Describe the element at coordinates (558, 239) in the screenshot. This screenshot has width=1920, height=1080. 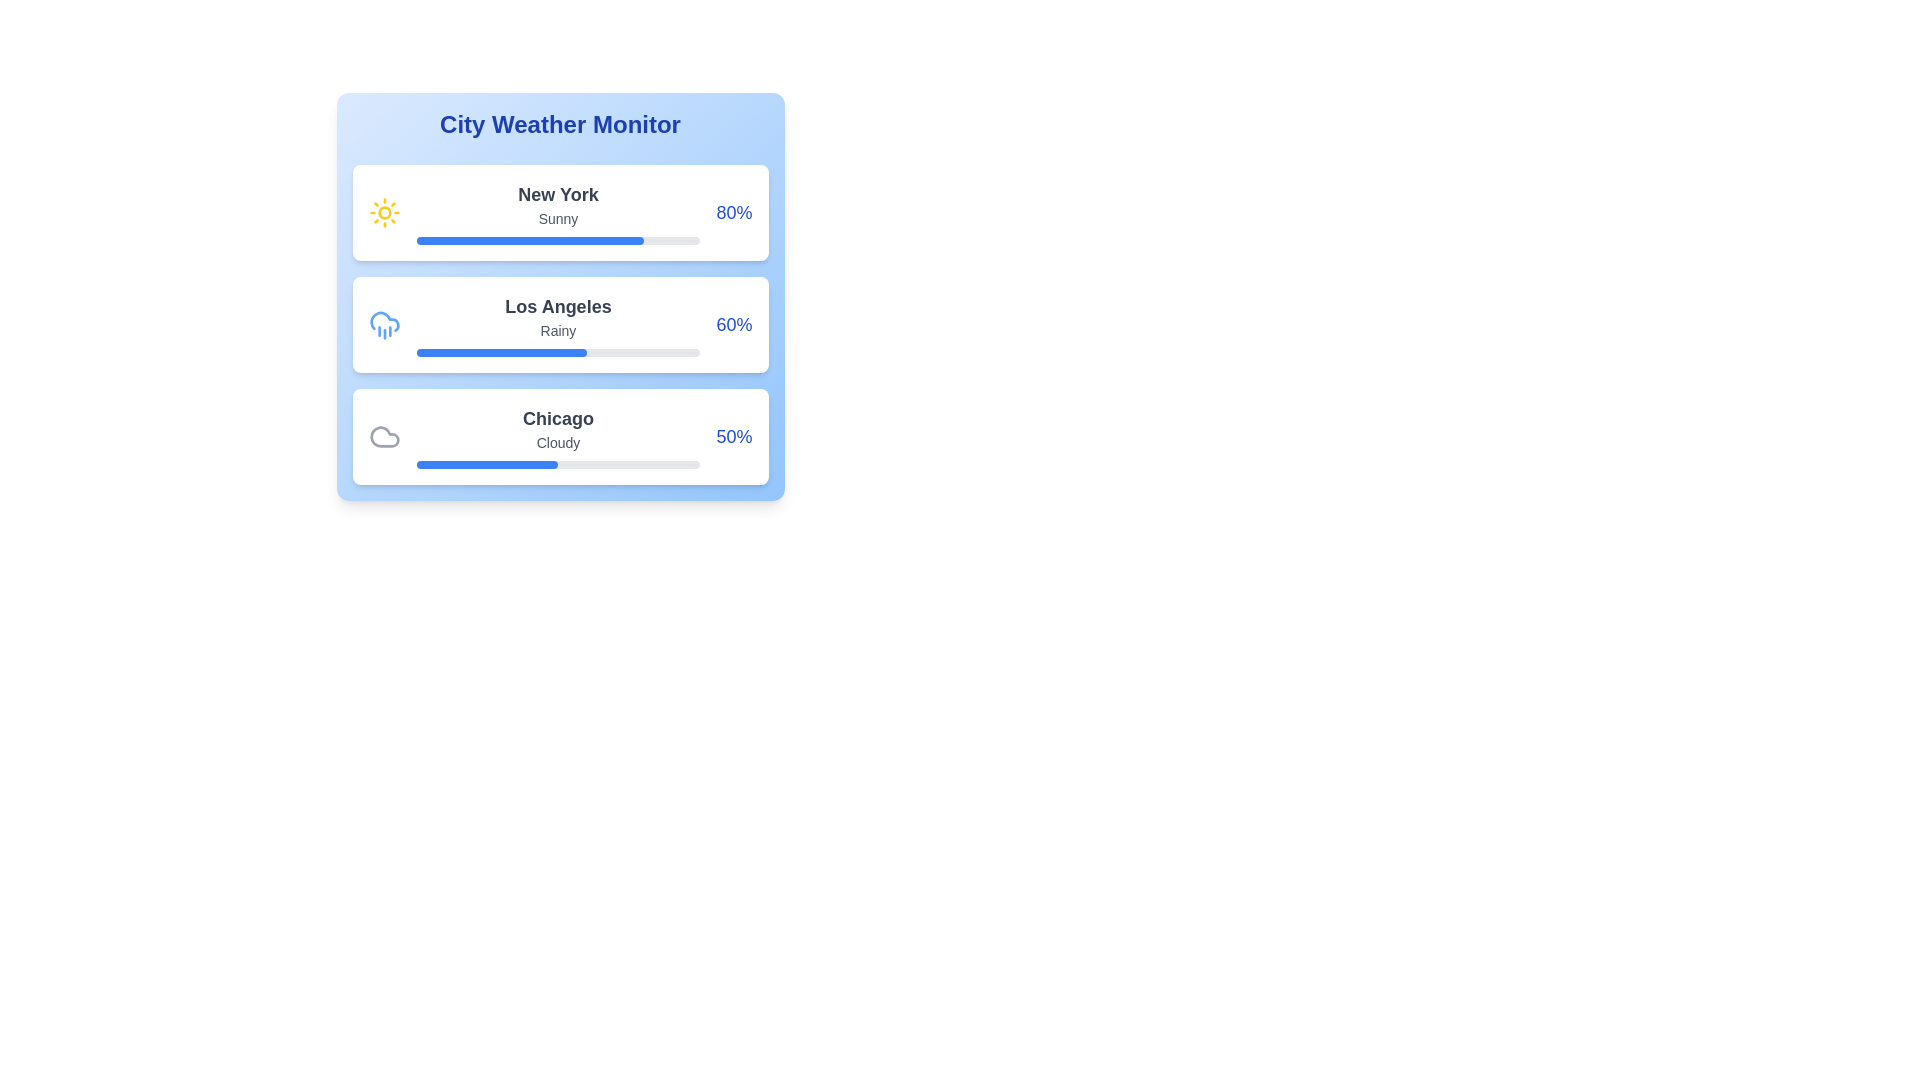
I see `the progress level of the blue-filled progress bar indicating 80% completion in the 'New York' weather card, located beneath the 'Sunny' description` at that location.